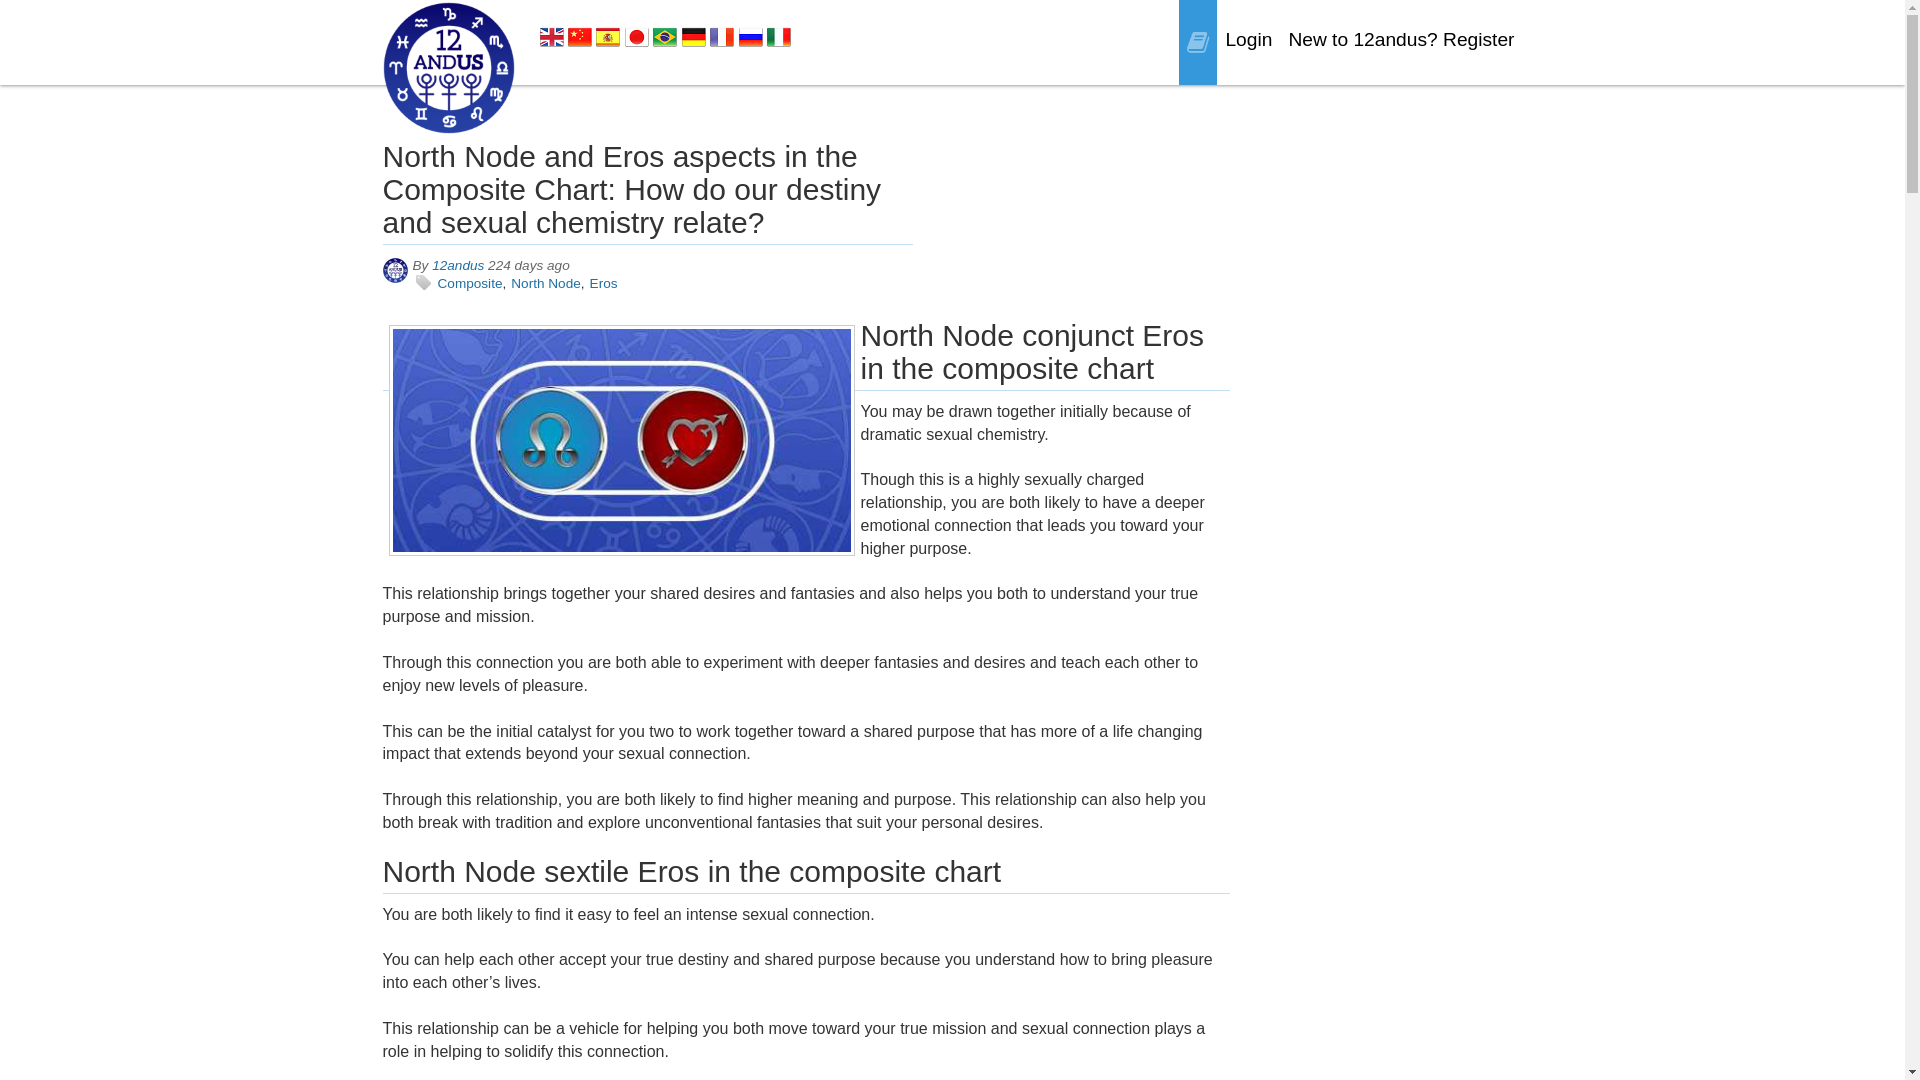  What do you see at coordinates (720, 37) in the screenshot?
I see `'French'` at bounding box center [720, 37].